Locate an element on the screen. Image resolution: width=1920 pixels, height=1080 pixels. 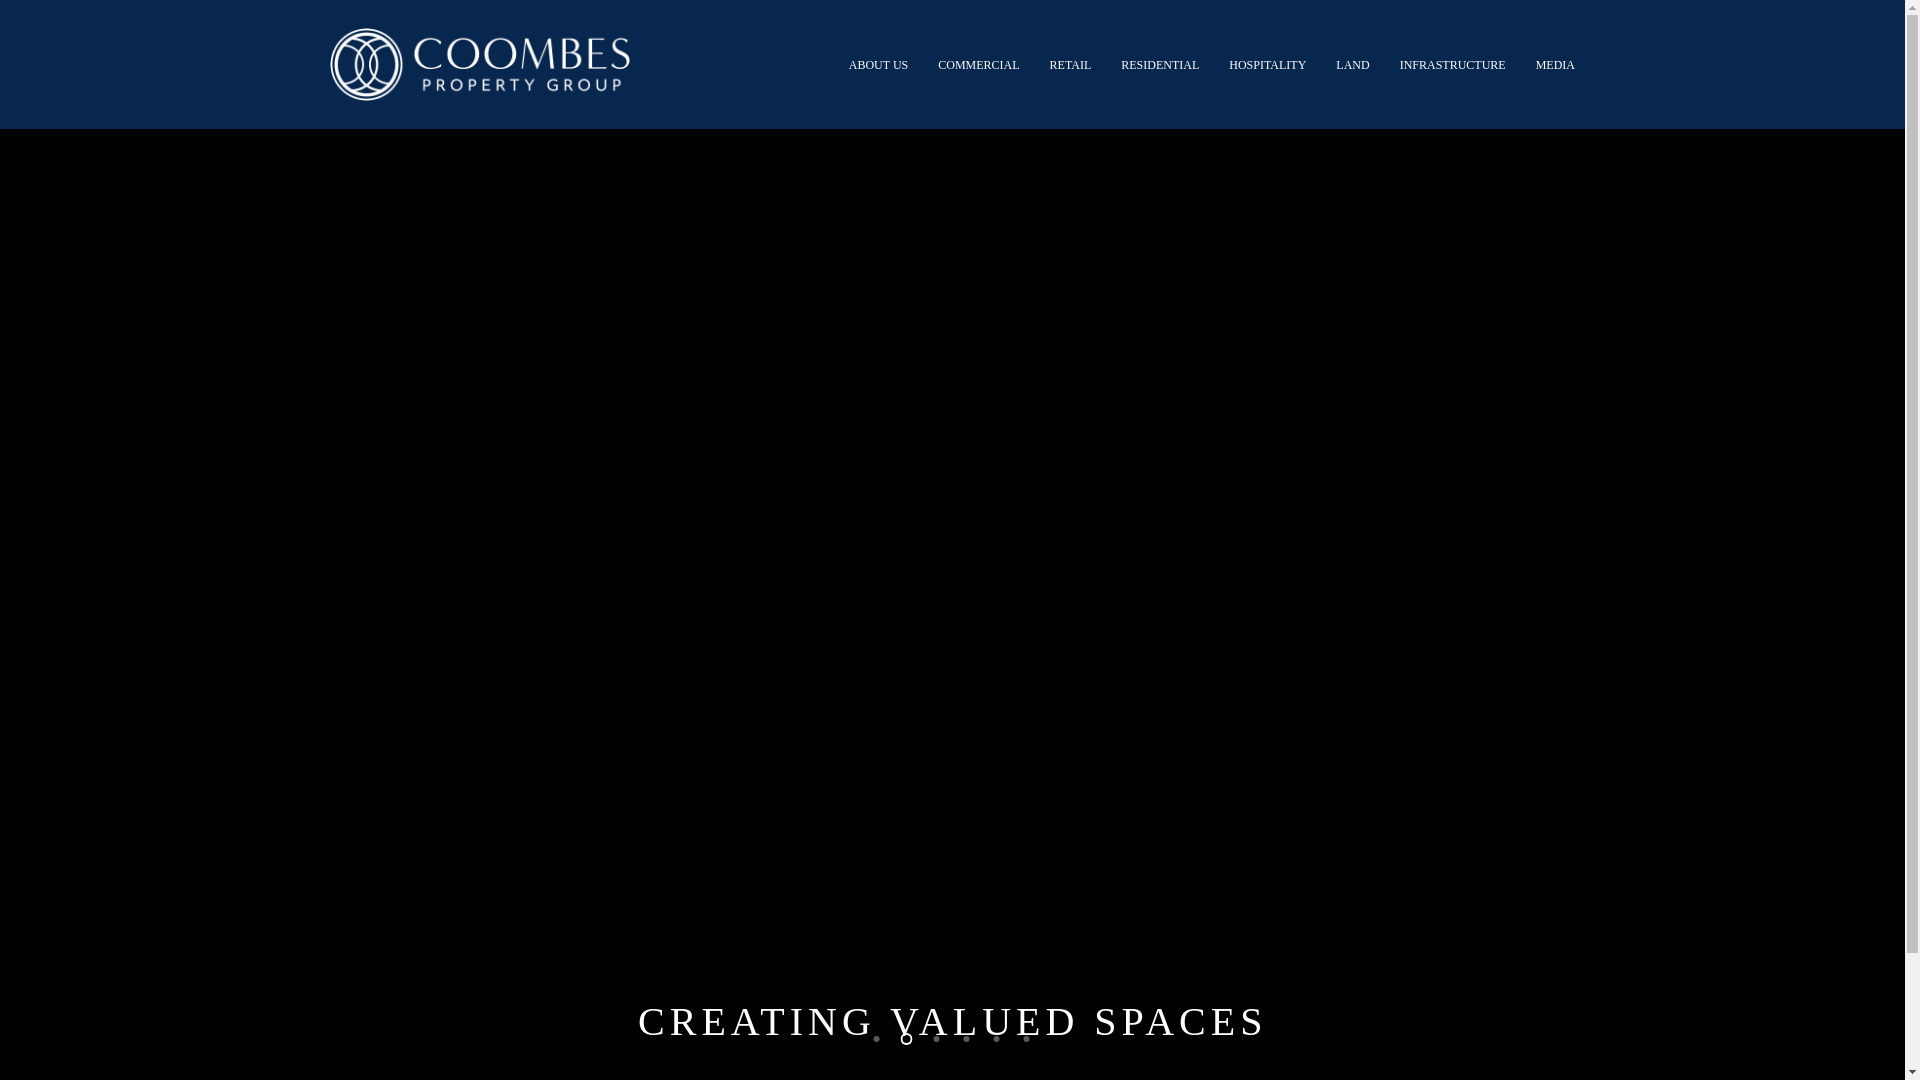
'COMMERCIAL' is located at coordinates (978, 63).